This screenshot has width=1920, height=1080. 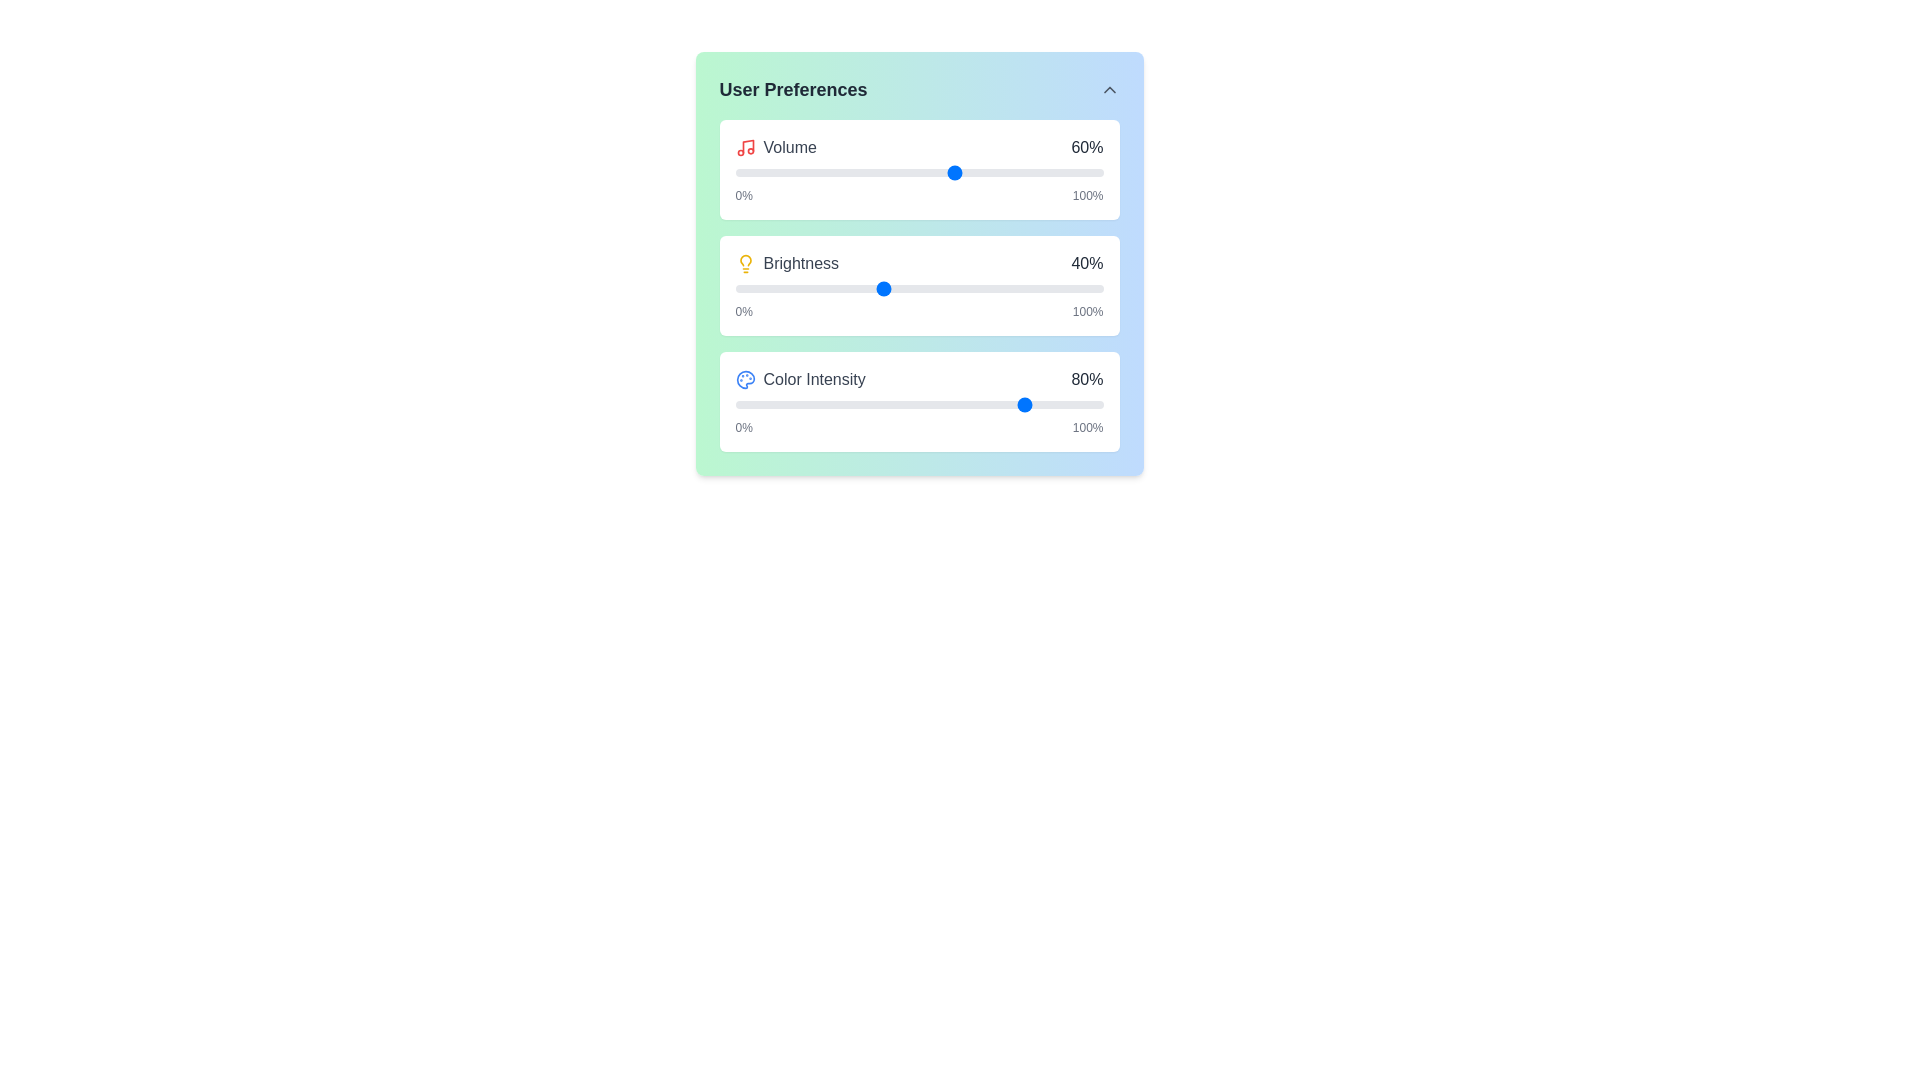 What do you see at coordinates (878, 405) in the screenshot?
I see `the Color Intensity` at bounding box center [878, 405].